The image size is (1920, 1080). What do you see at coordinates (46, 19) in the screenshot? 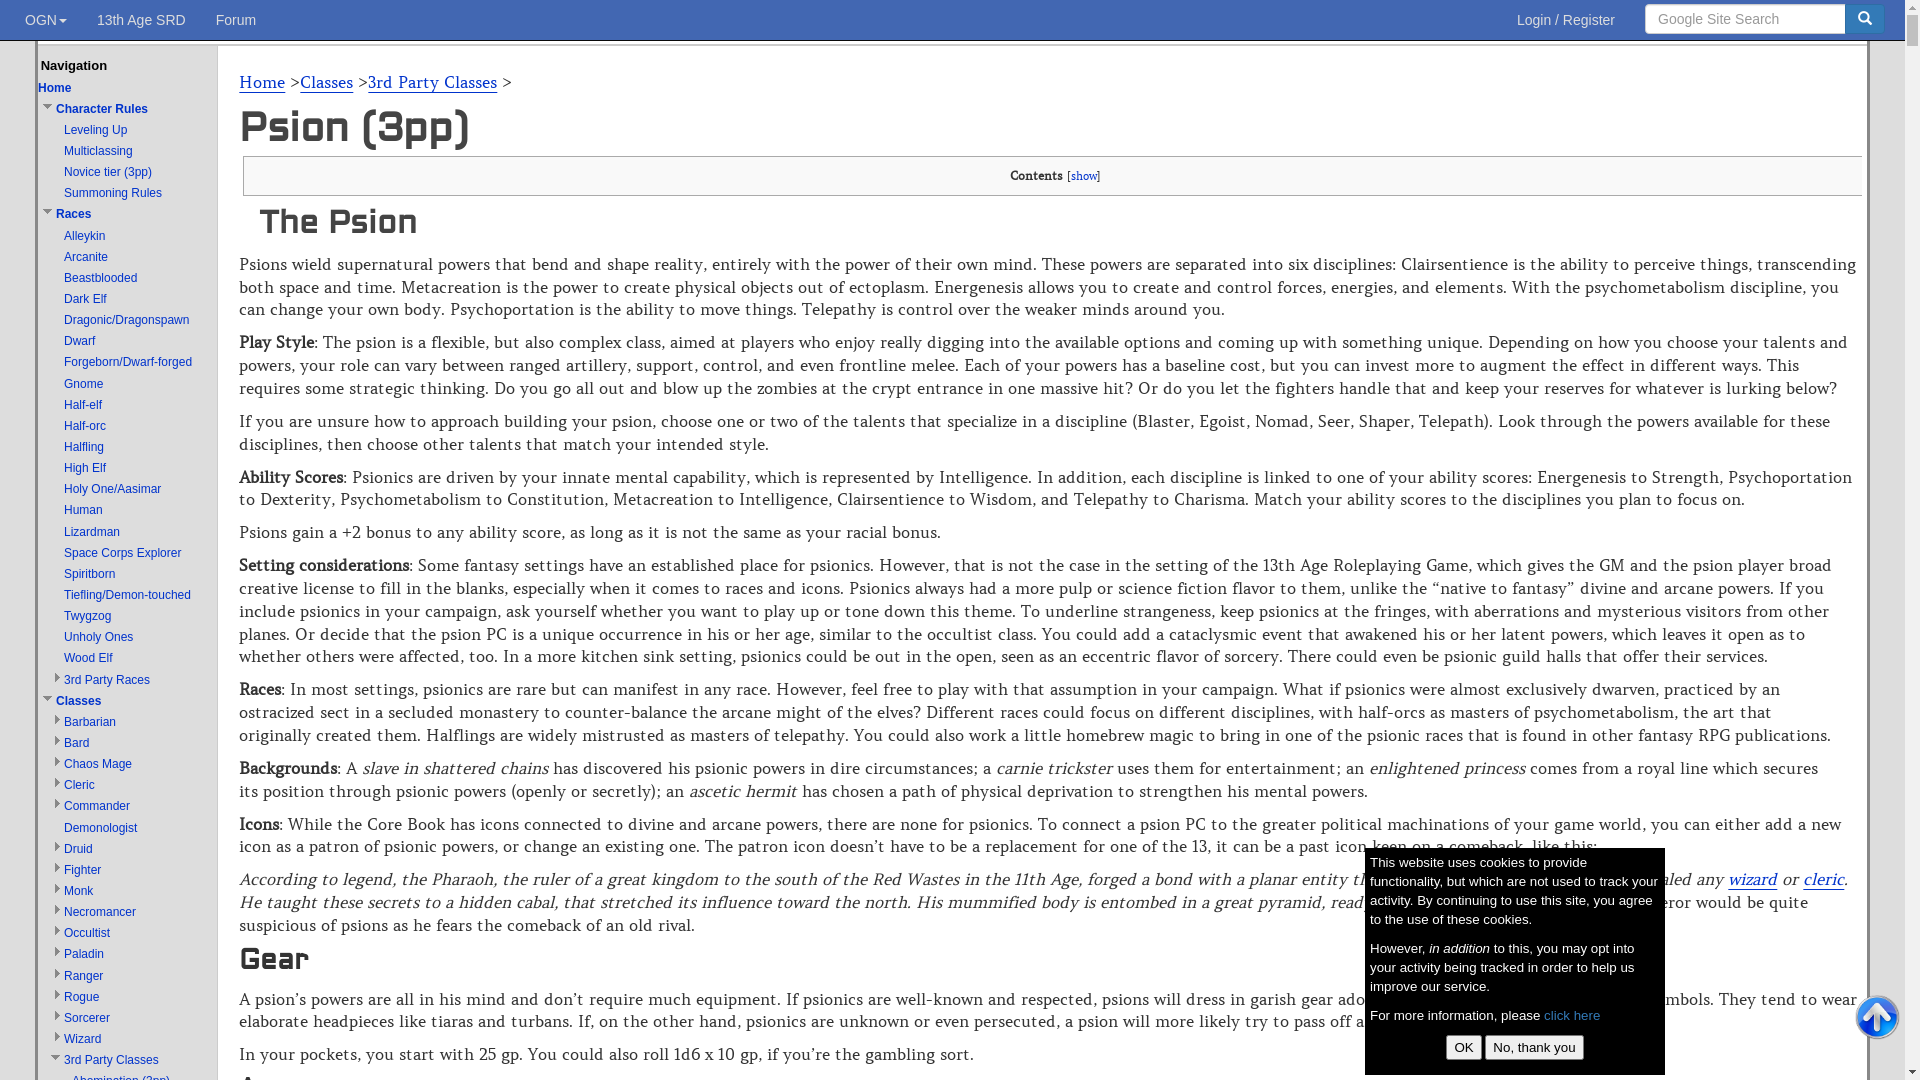
I see `'OGN'` at bounding box center [46, 19].